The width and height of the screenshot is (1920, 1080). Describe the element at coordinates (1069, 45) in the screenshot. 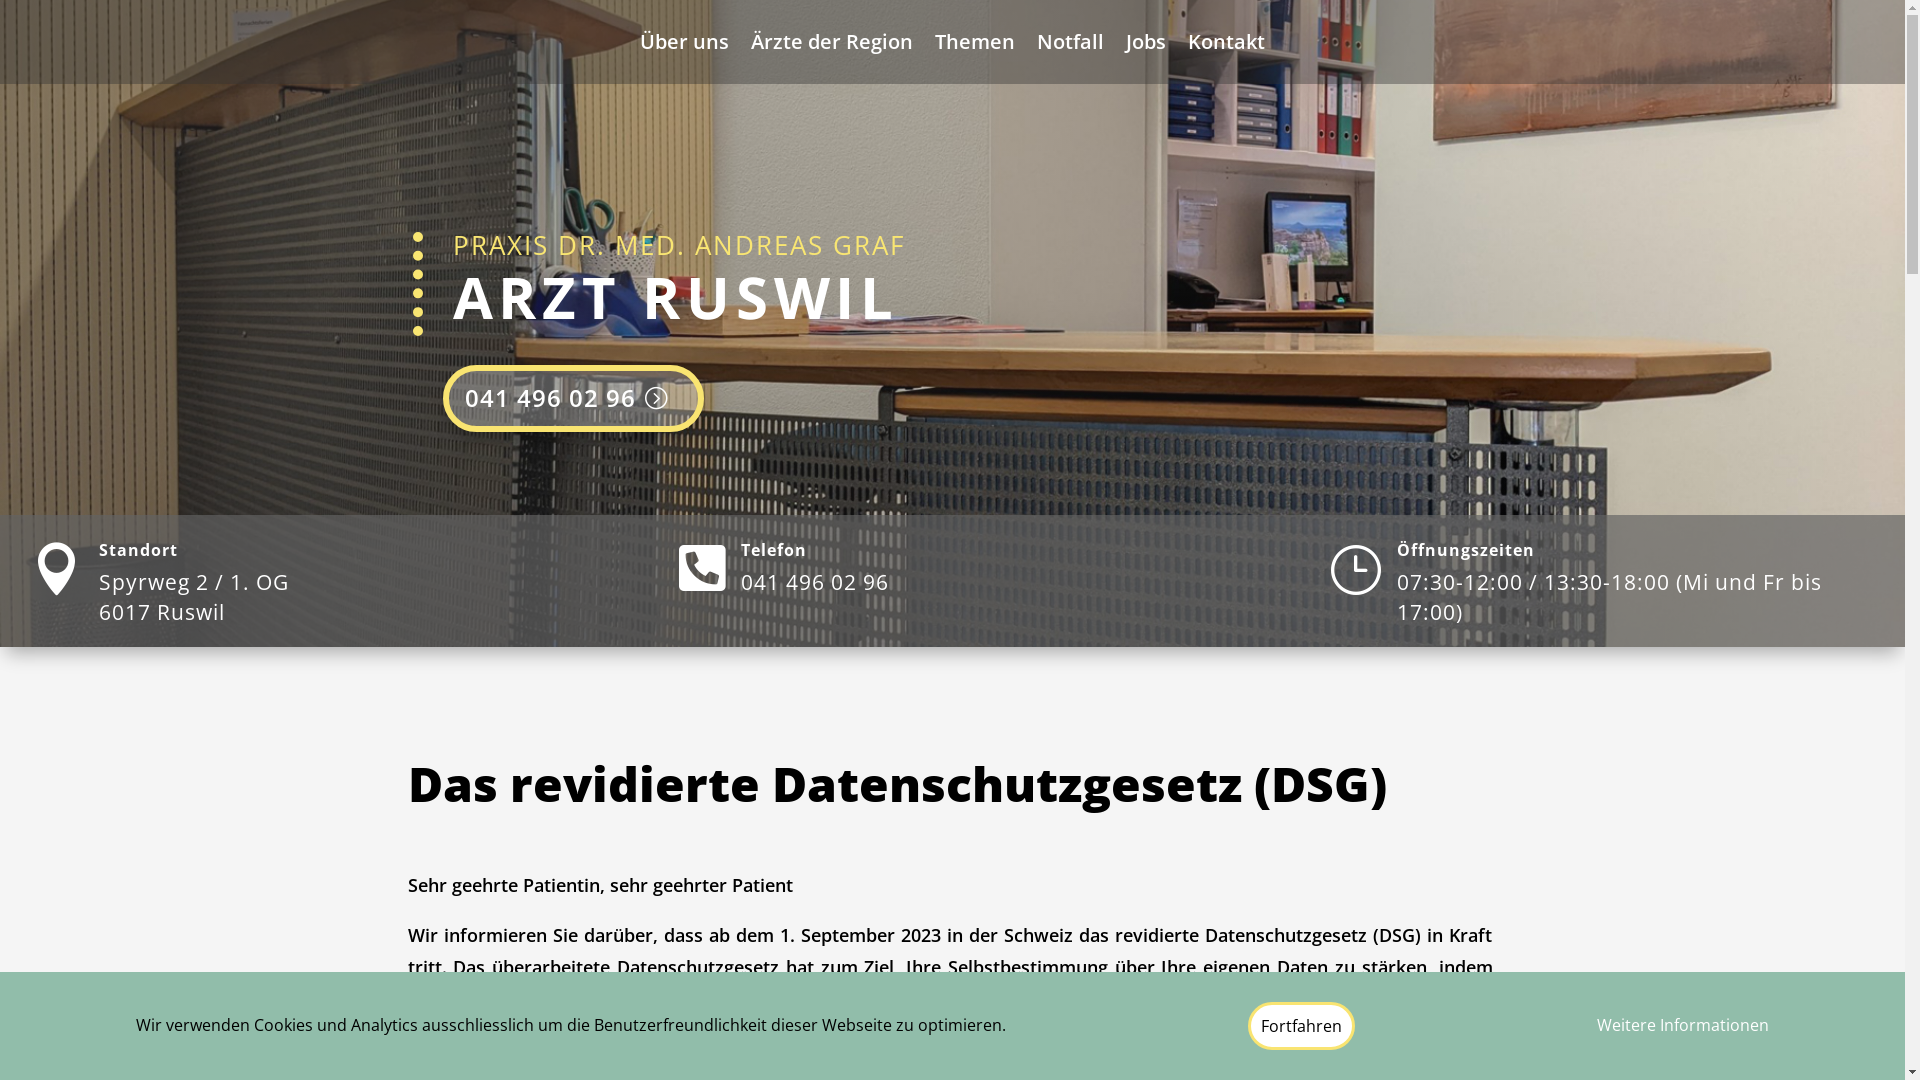

I see `'Notfall'` at that location.